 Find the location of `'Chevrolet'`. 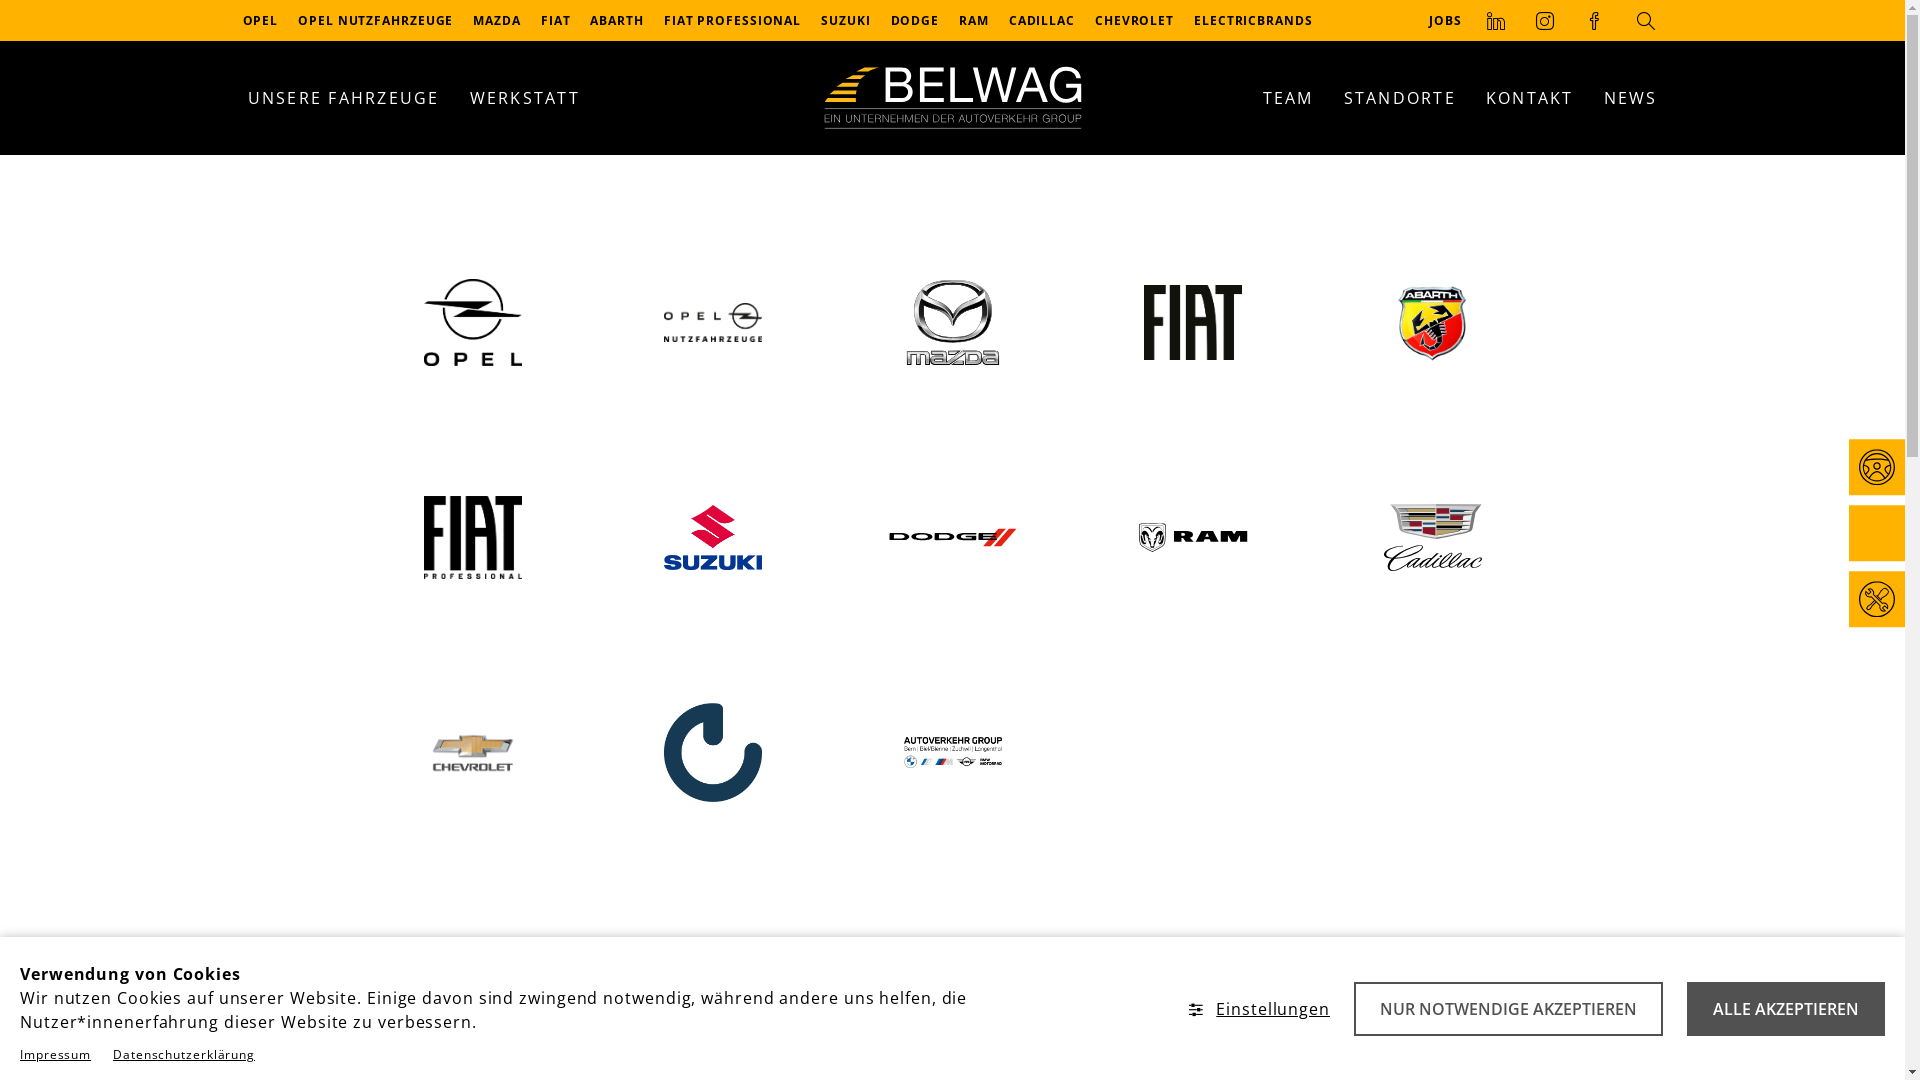

'Chevrolet' is located at coordinates (472, 752).